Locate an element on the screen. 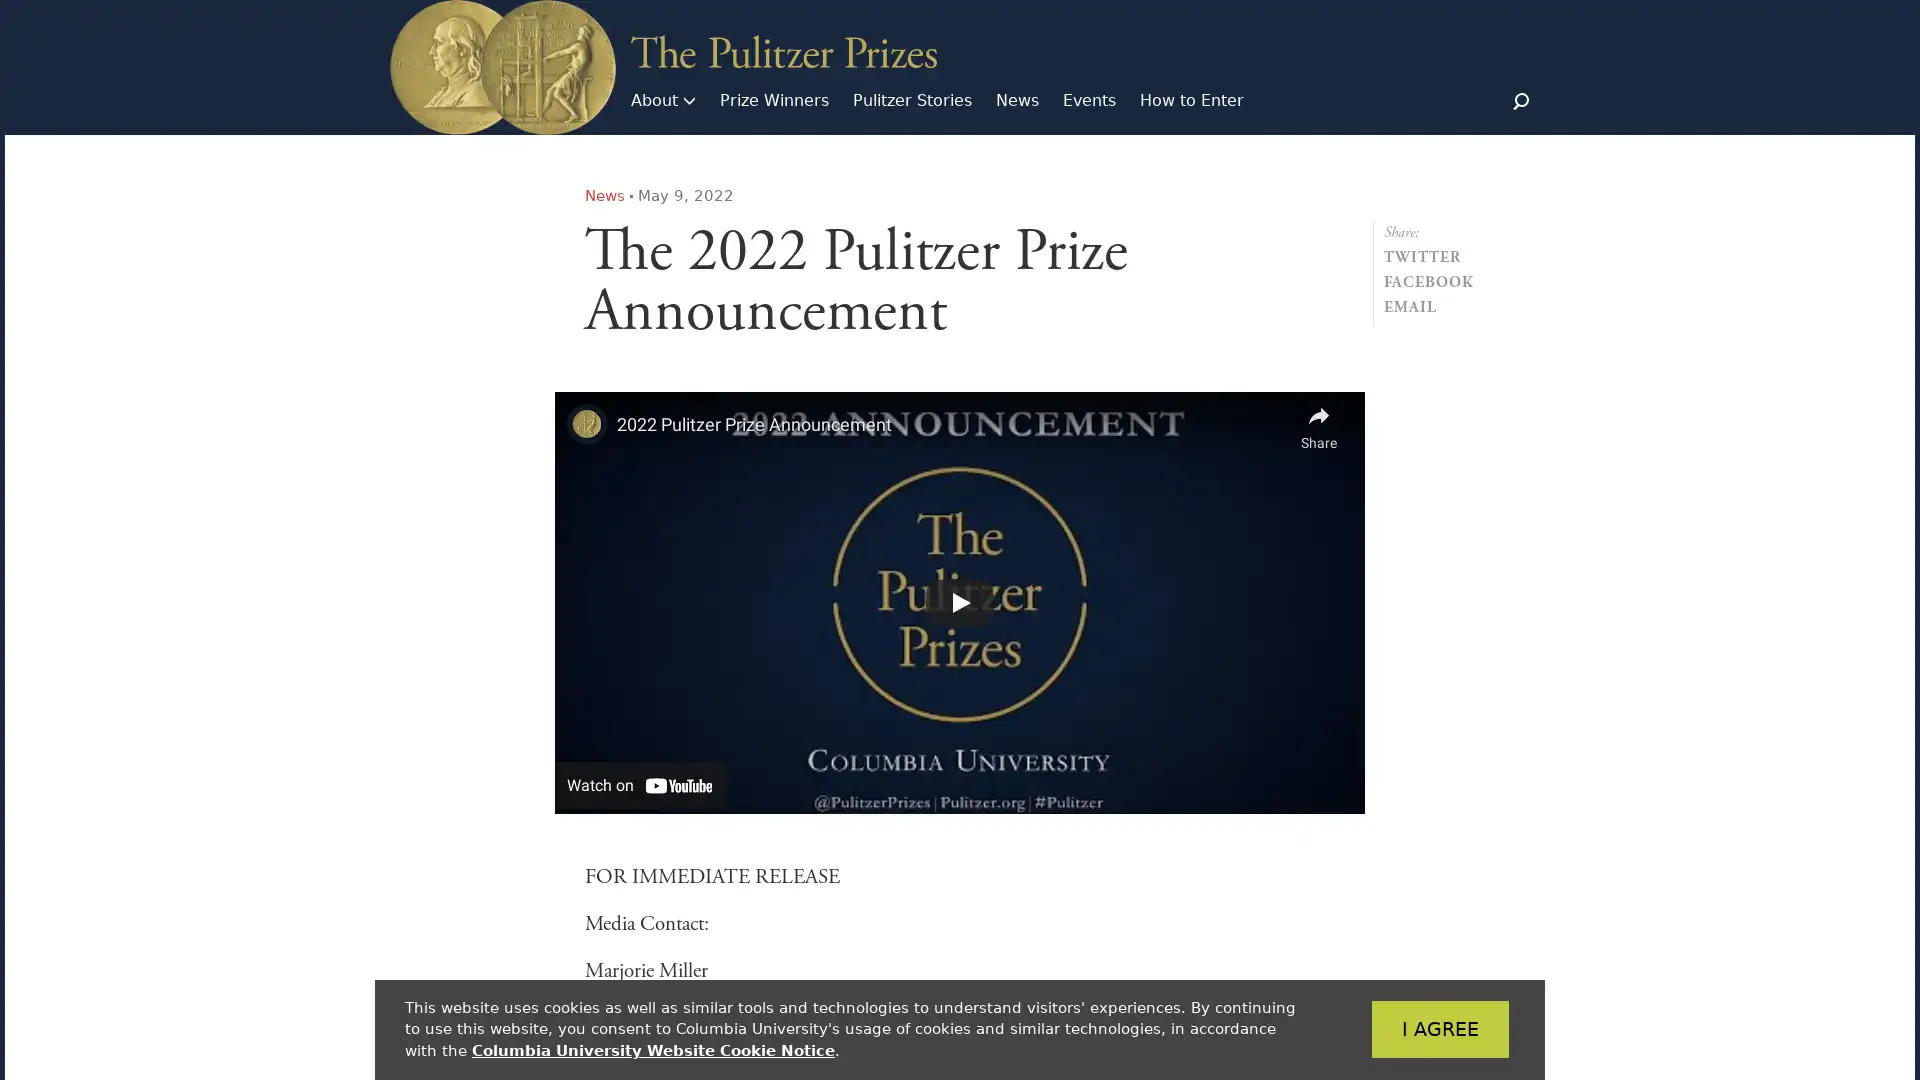 The height and width of the screenshot is (1080, 1920). Close Cookie Notice I AGREE is located at coordinates (1409, 1029).